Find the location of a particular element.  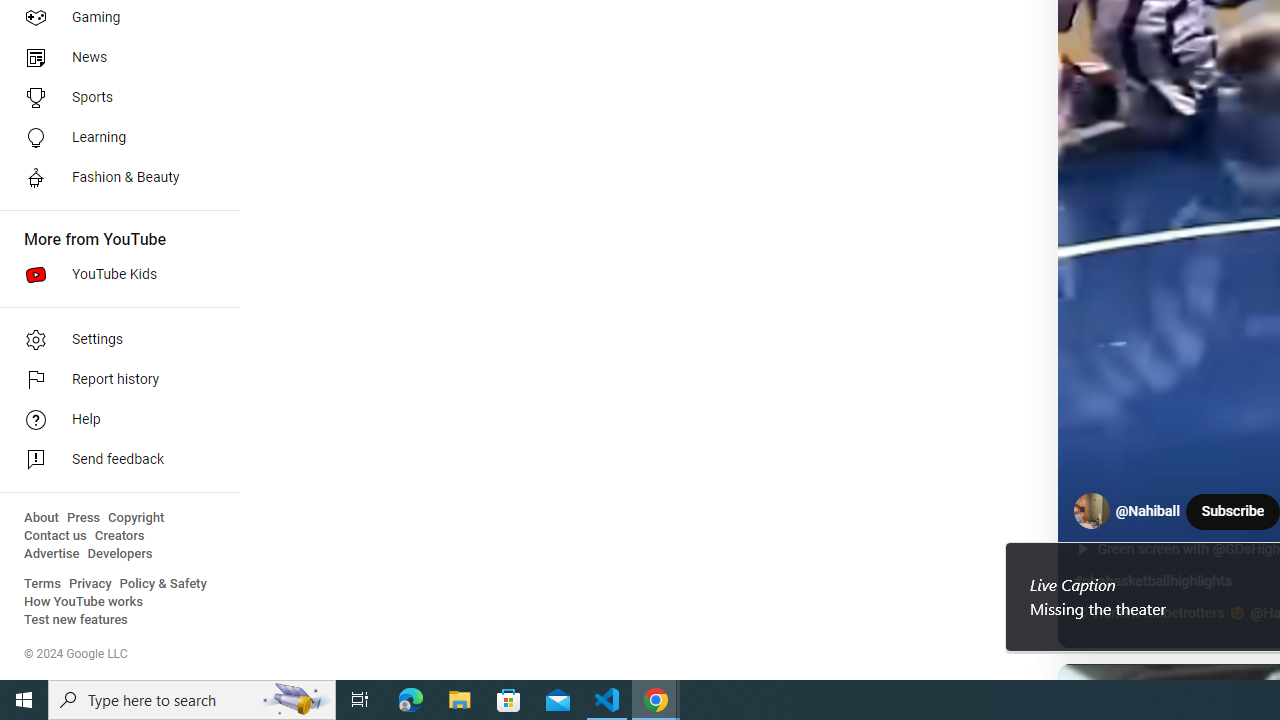

'Privacy' is located at coordinates (89, 584).